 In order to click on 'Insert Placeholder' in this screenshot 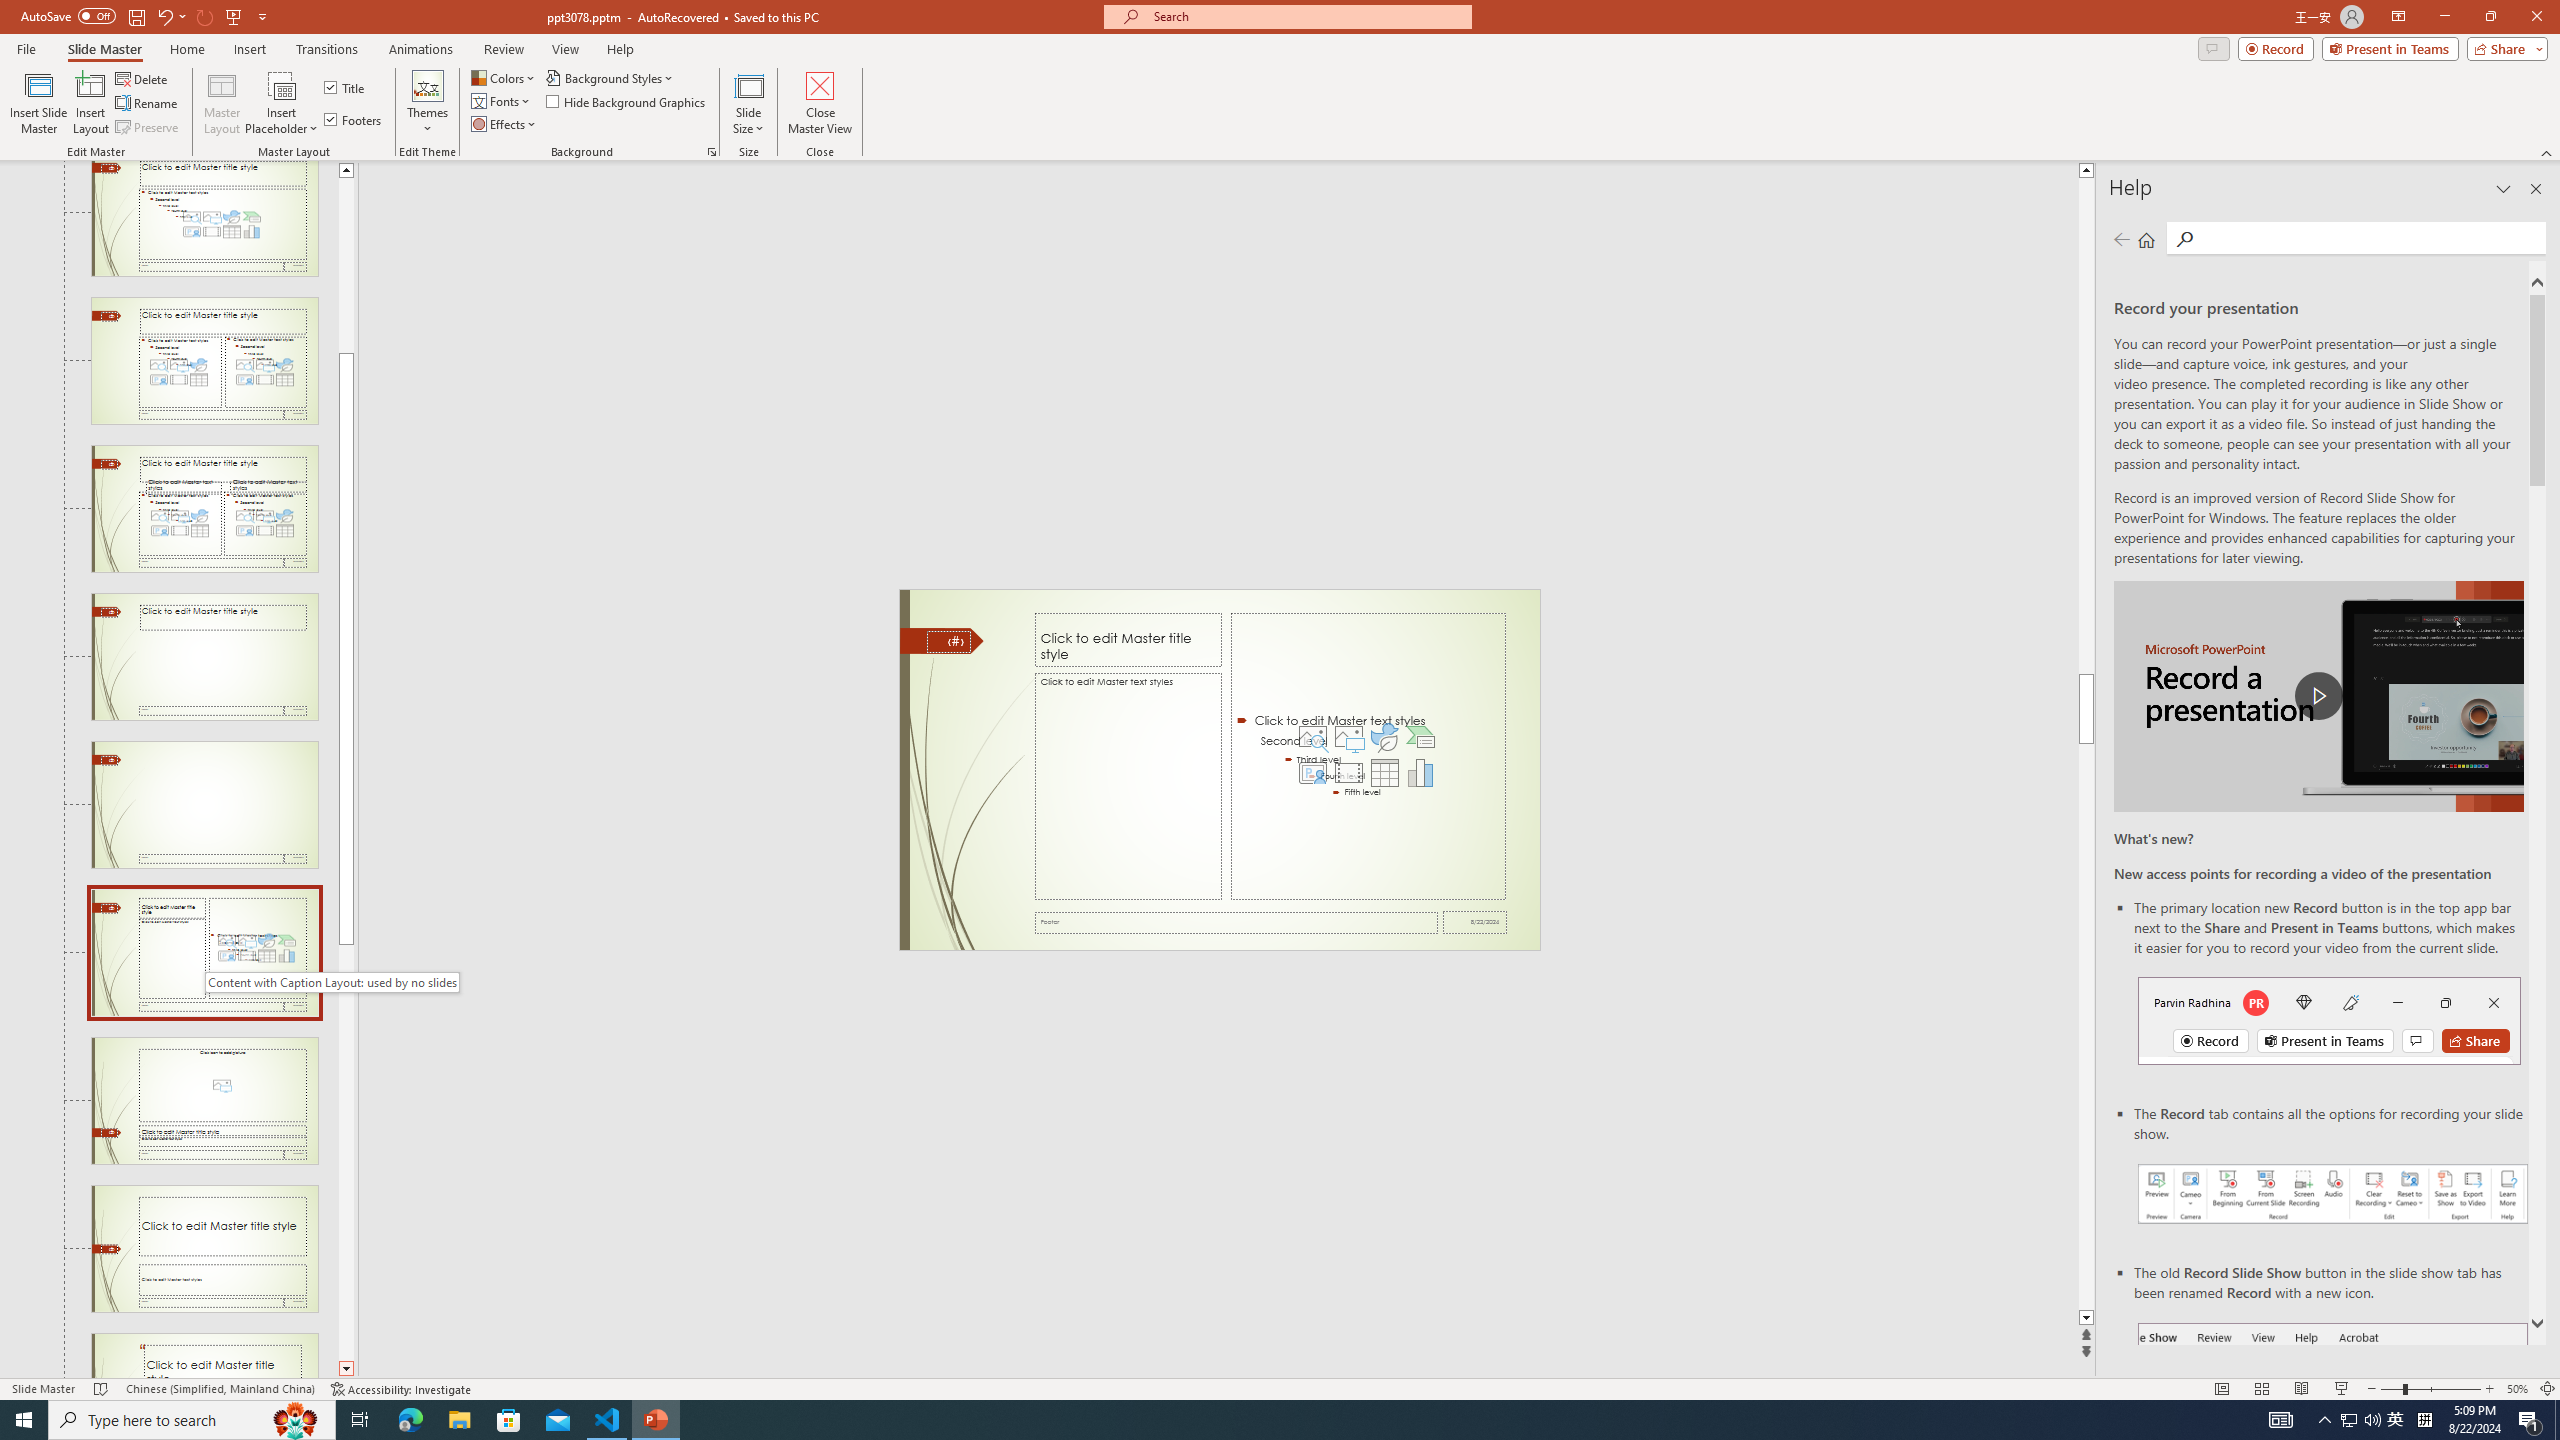, I will do `click(281, 103)`.